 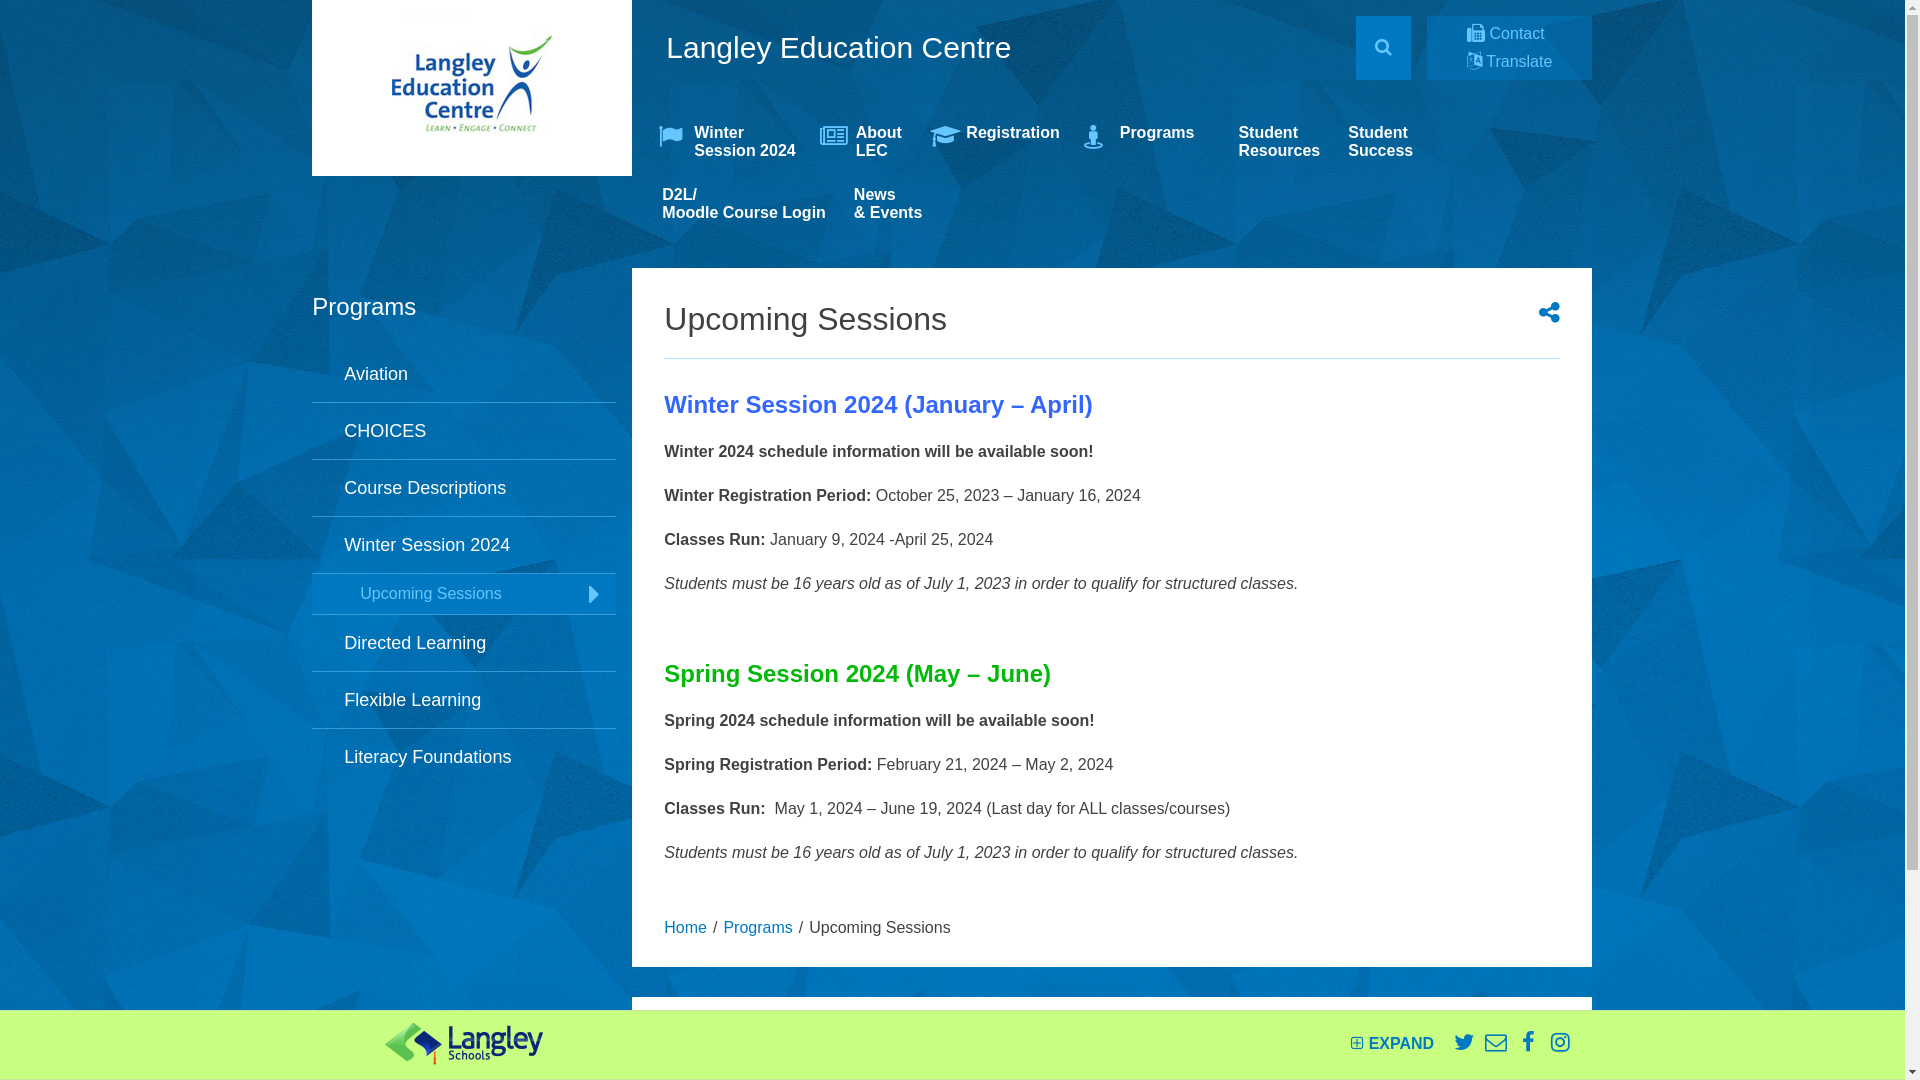 I want to click on 'News, so click(x=887, y=204).